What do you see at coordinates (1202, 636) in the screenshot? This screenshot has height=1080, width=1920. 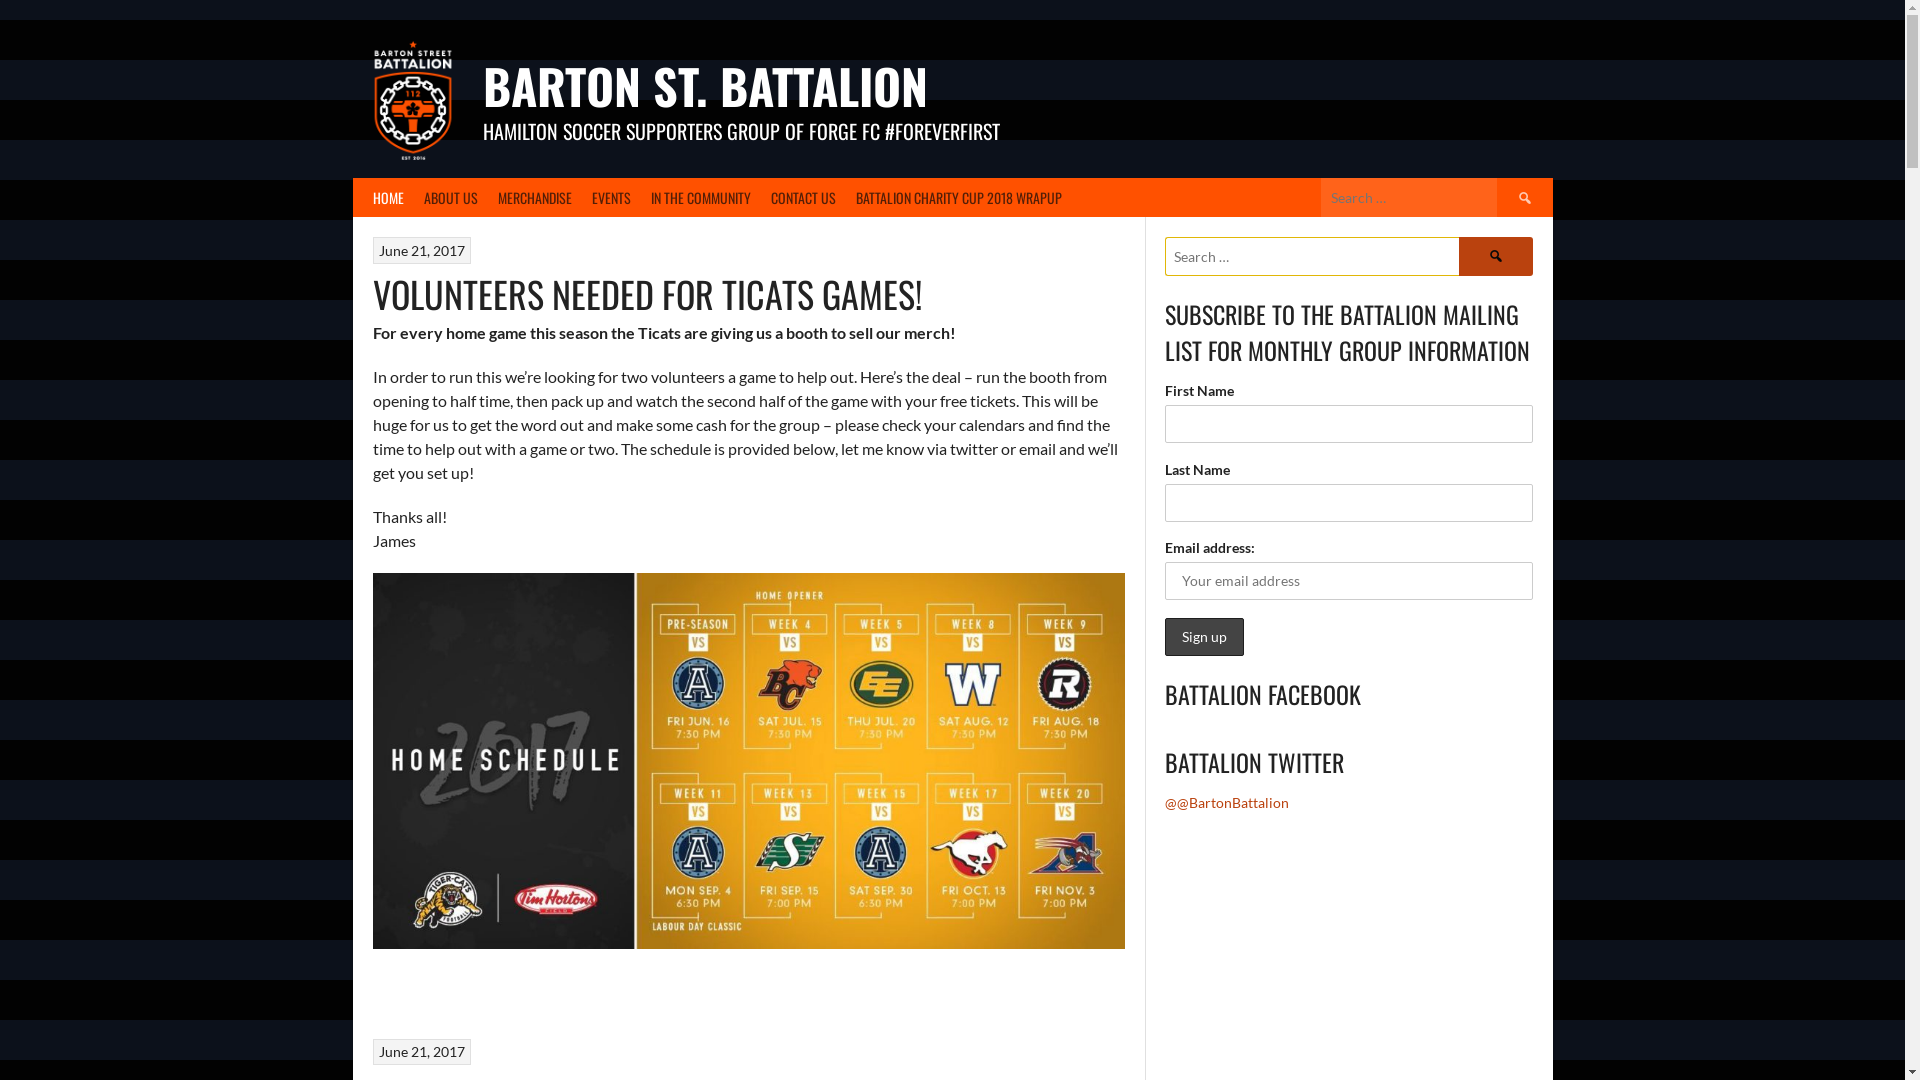 I see `'Sign up'` at bounding box center [1202, 636].